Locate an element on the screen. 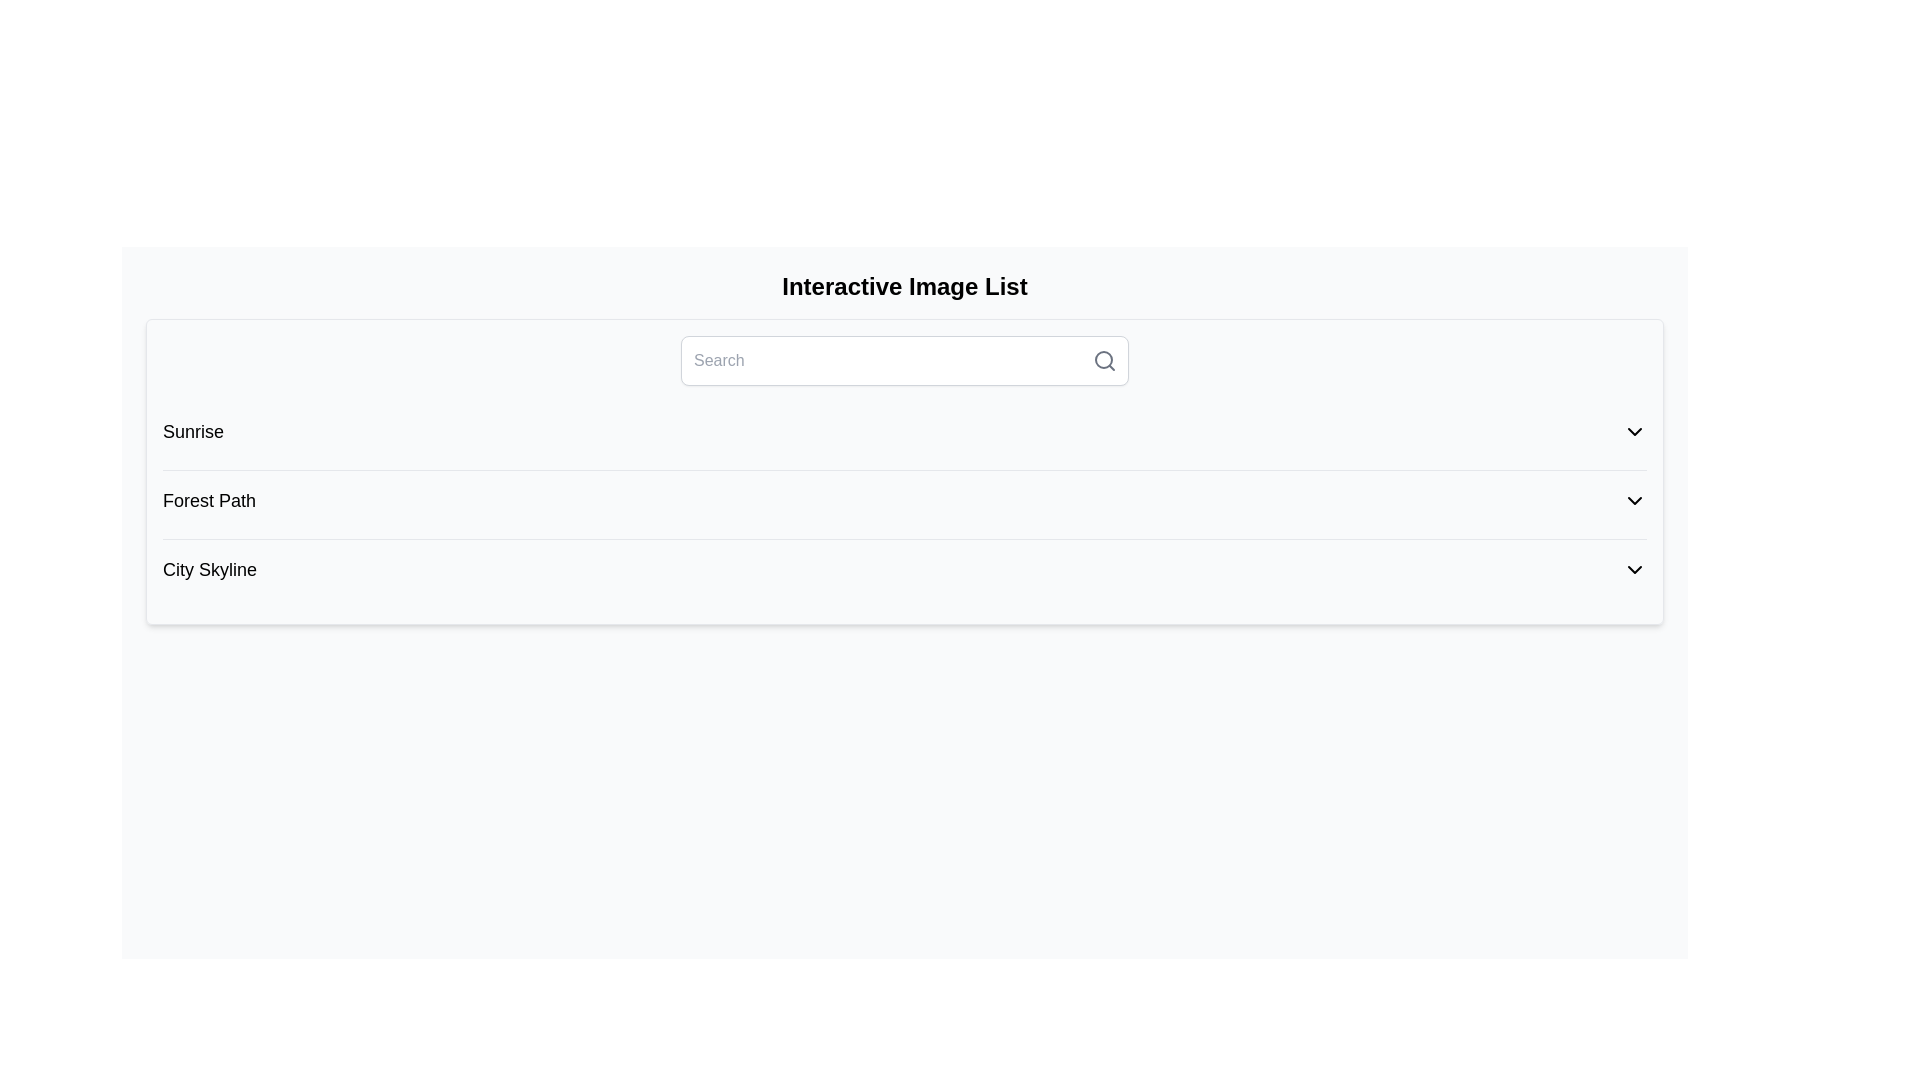  the Chevron Downward Arrow icon located at the extreme right margin of the 'Sunrise' list item is located at coordinates (1635, 431).